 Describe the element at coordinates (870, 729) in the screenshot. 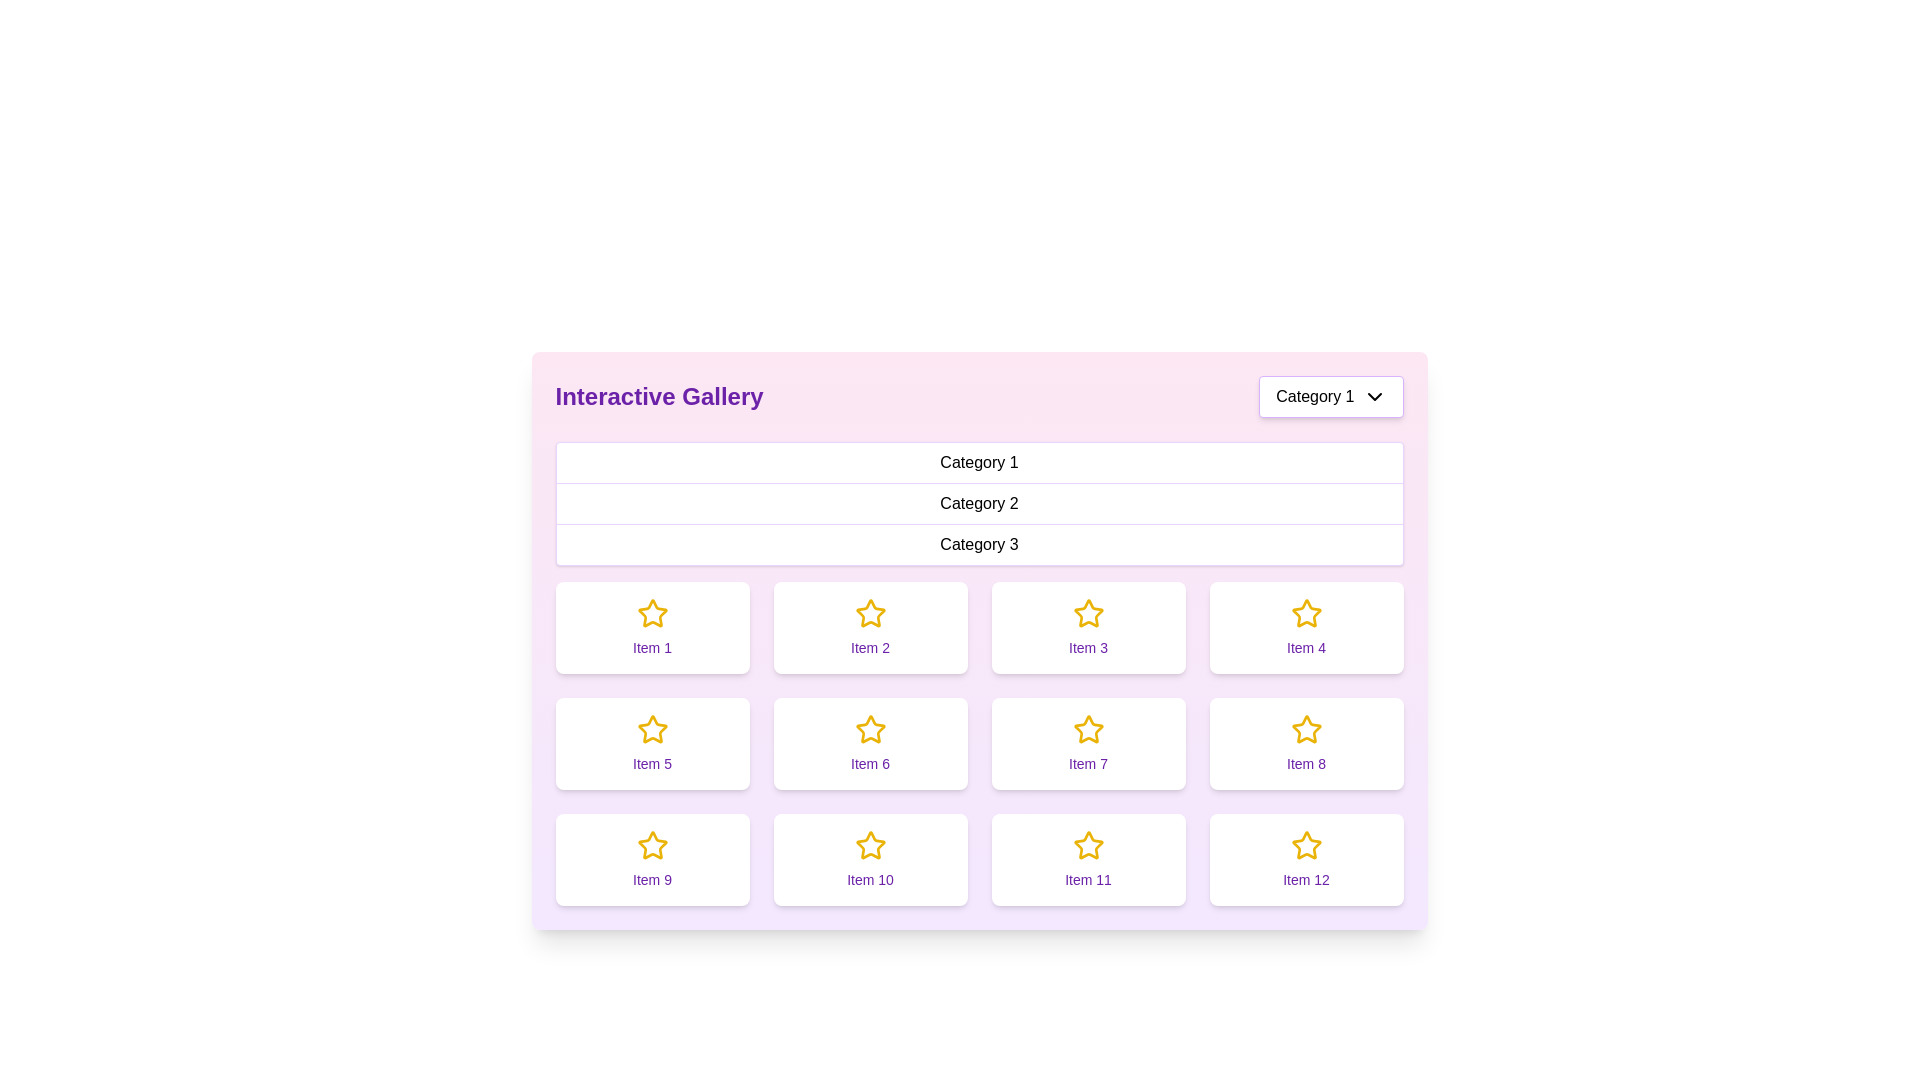

I see `the rating icon inside the card labeled 'Item 6' in the 'Interactive Gallery' section` at that location.